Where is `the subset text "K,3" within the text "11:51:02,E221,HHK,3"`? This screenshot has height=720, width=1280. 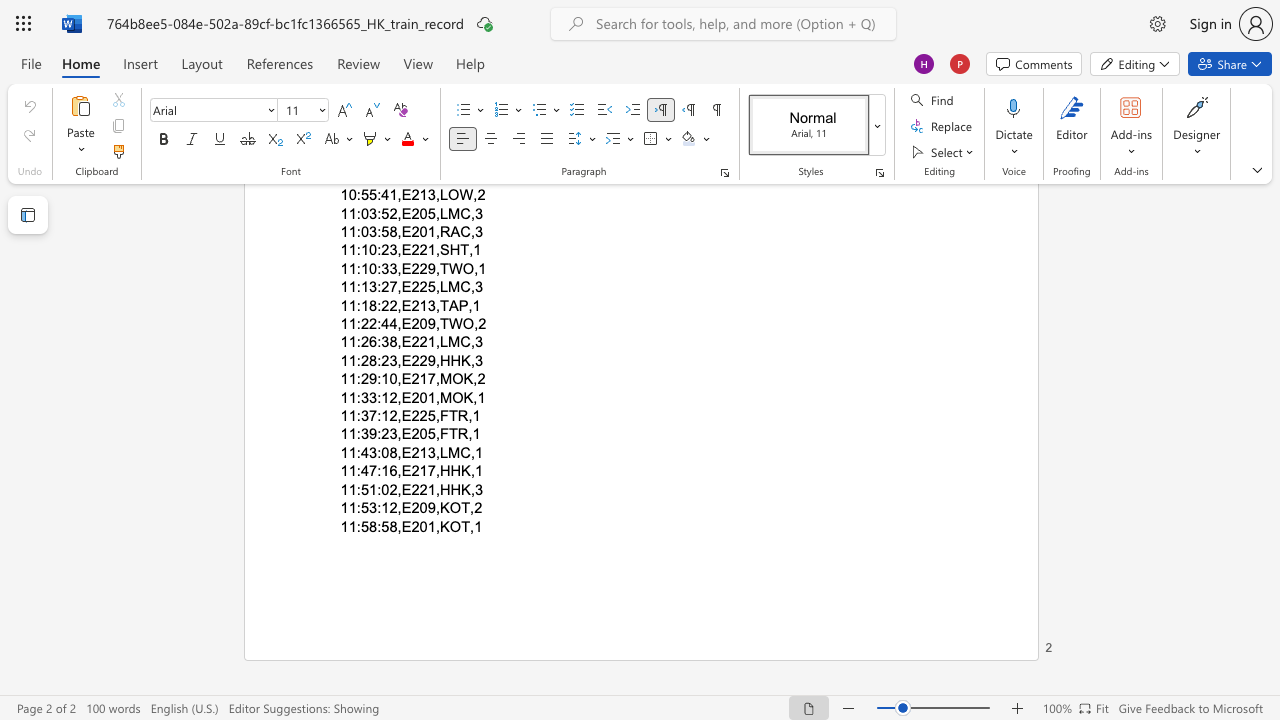
the subset text "K,3" within the text "11:51:02,E221,HHK,3" is located at coordinates (460, 489).